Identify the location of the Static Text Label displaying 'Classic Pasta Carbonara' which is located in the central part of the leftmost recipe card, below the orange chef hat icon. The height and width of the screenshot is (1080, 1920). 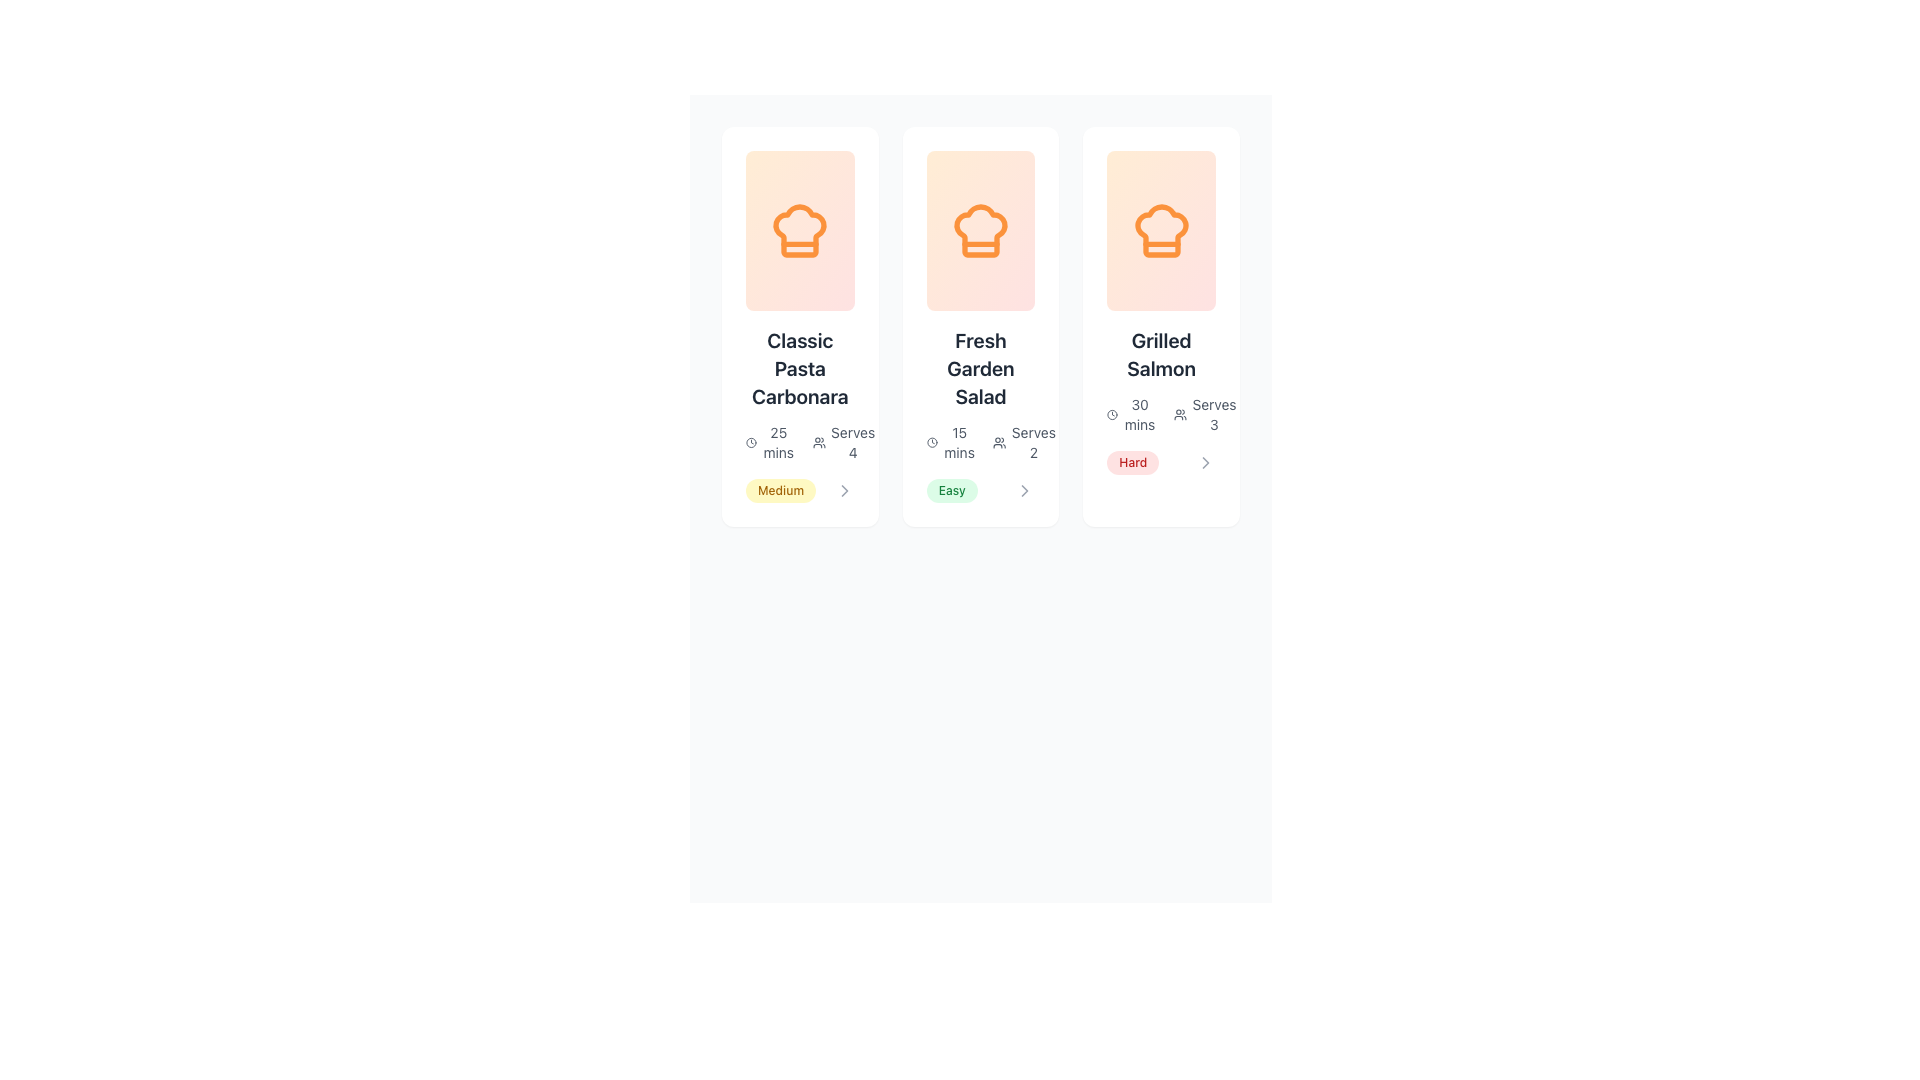
(800, 369).